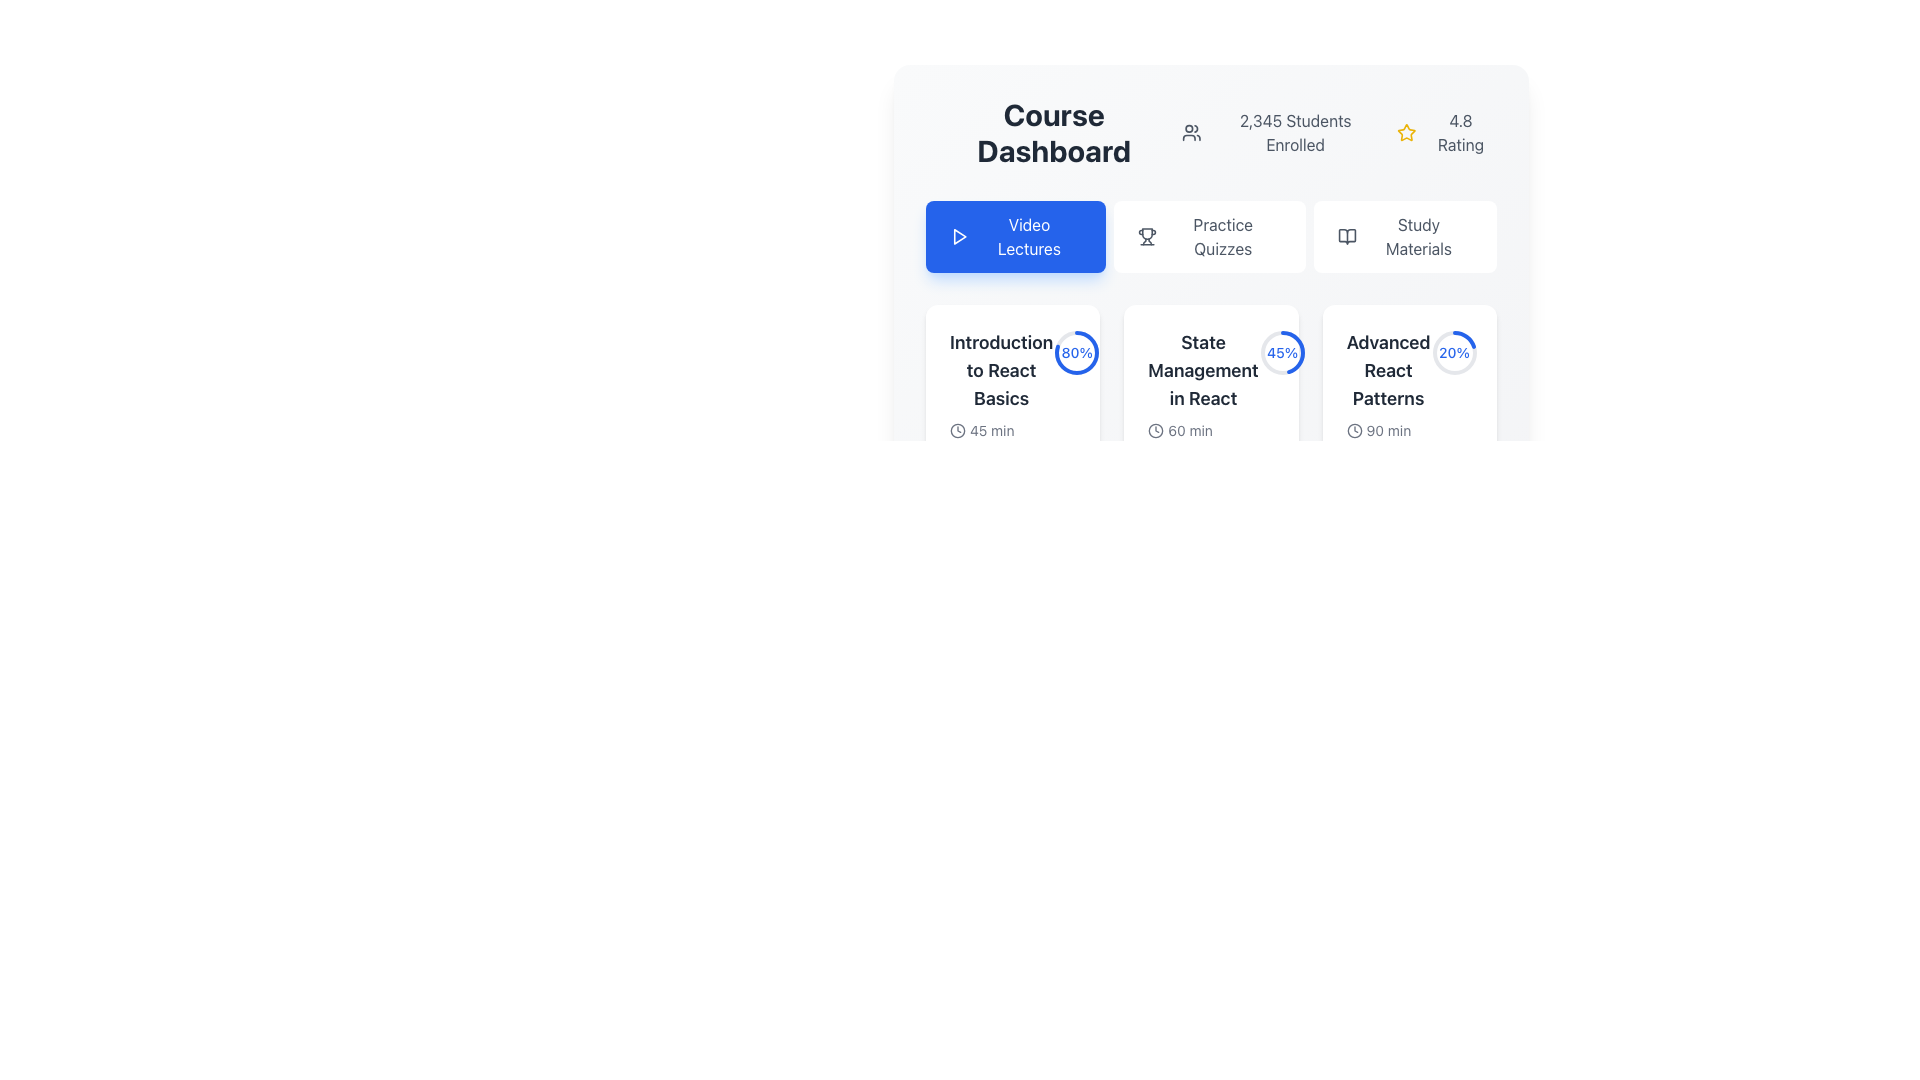  Describe the element at coordinates (1015, 235) in the screenshot. I see `the first button in the horizontal group located below the 'Course Dashboard' heading` at that location.